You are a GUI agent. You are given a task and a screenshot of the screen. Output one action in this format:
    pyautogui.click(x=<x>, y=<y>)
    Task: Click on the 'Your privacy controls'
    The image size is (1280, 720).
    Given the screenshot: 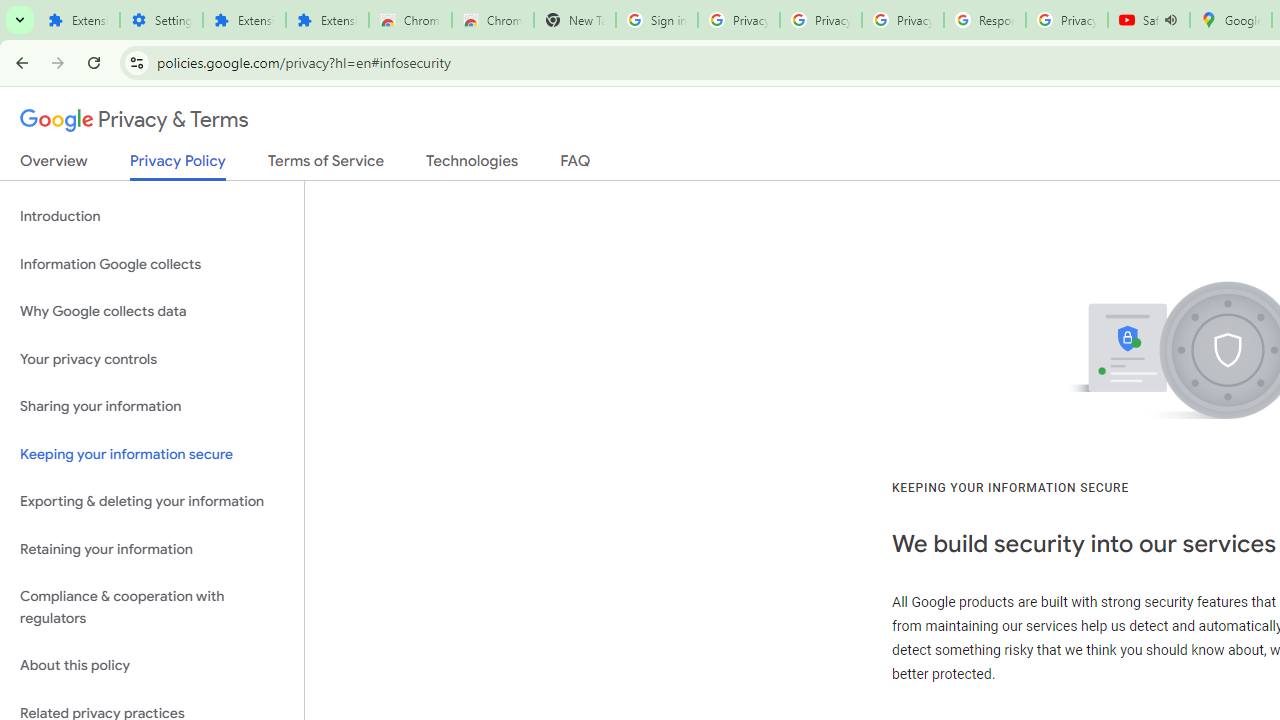 What is the action you would take?
    pyautogui.click(x=151, y=358)
    